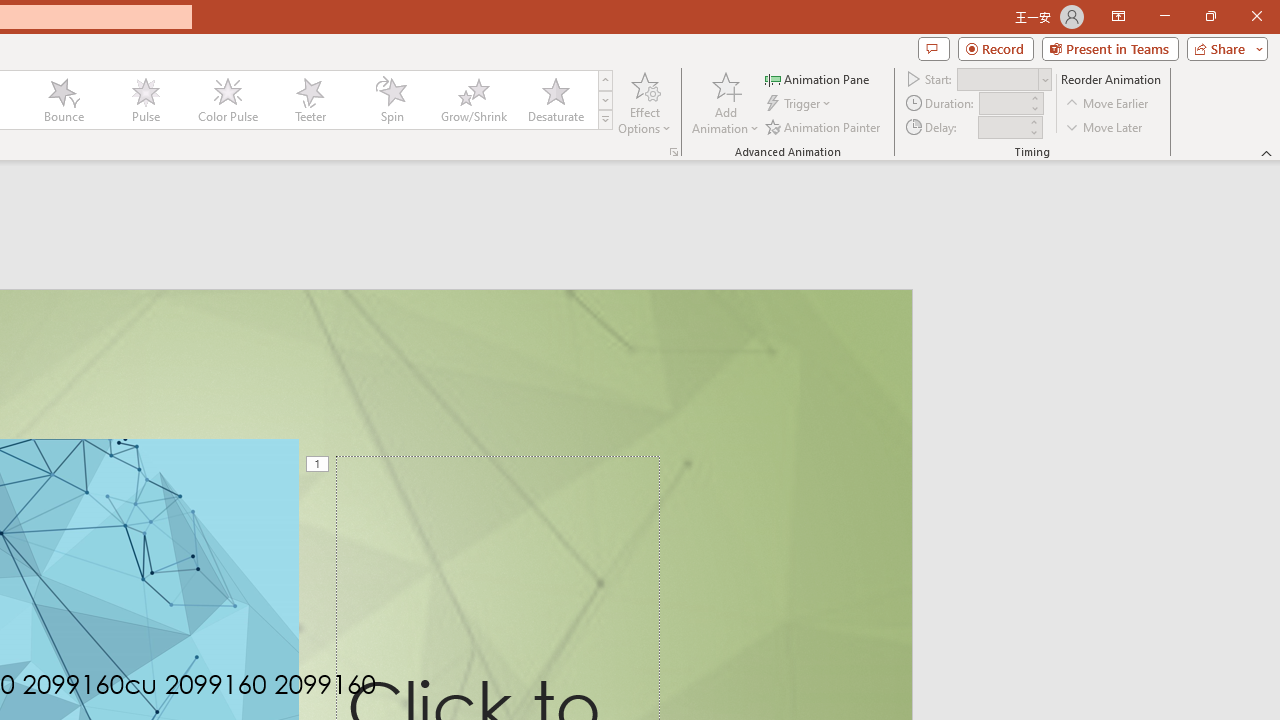 The image size is (1280, 720). I want to click on 'Move Later', so click(1104, 127).